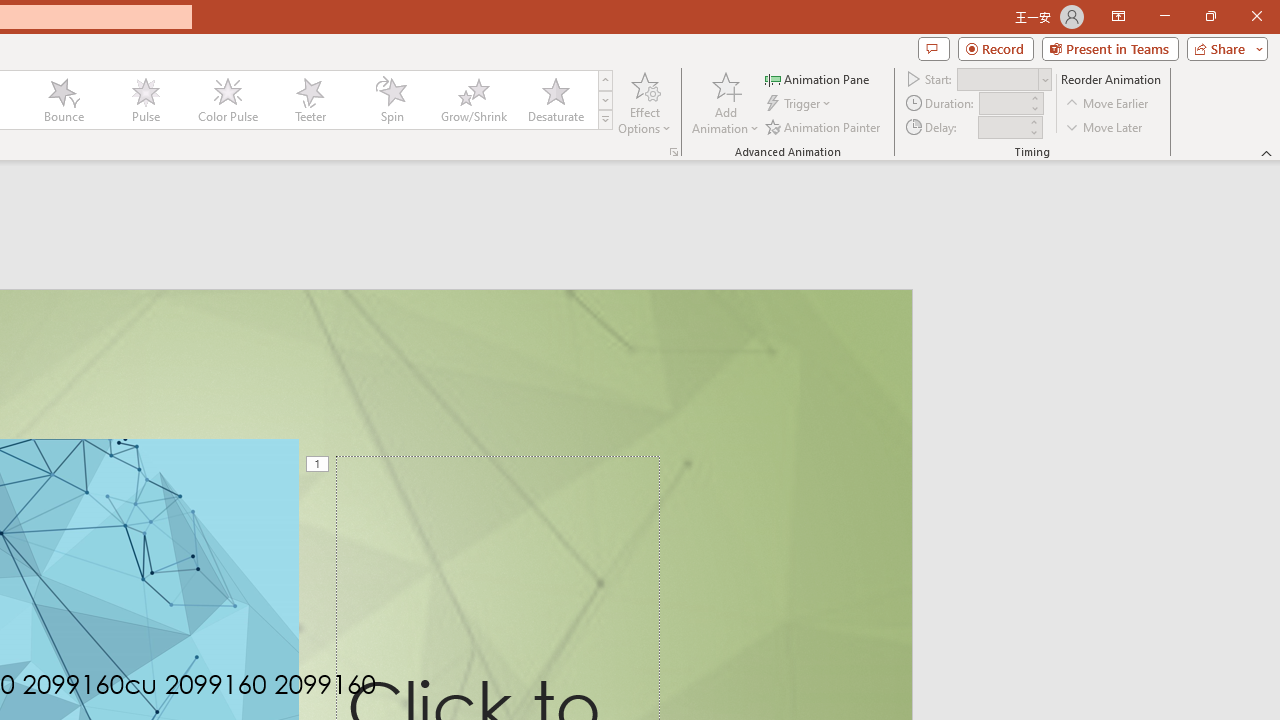 The image size is (1280, 720). I want to click on 'Move Later', so click(1104, 127).